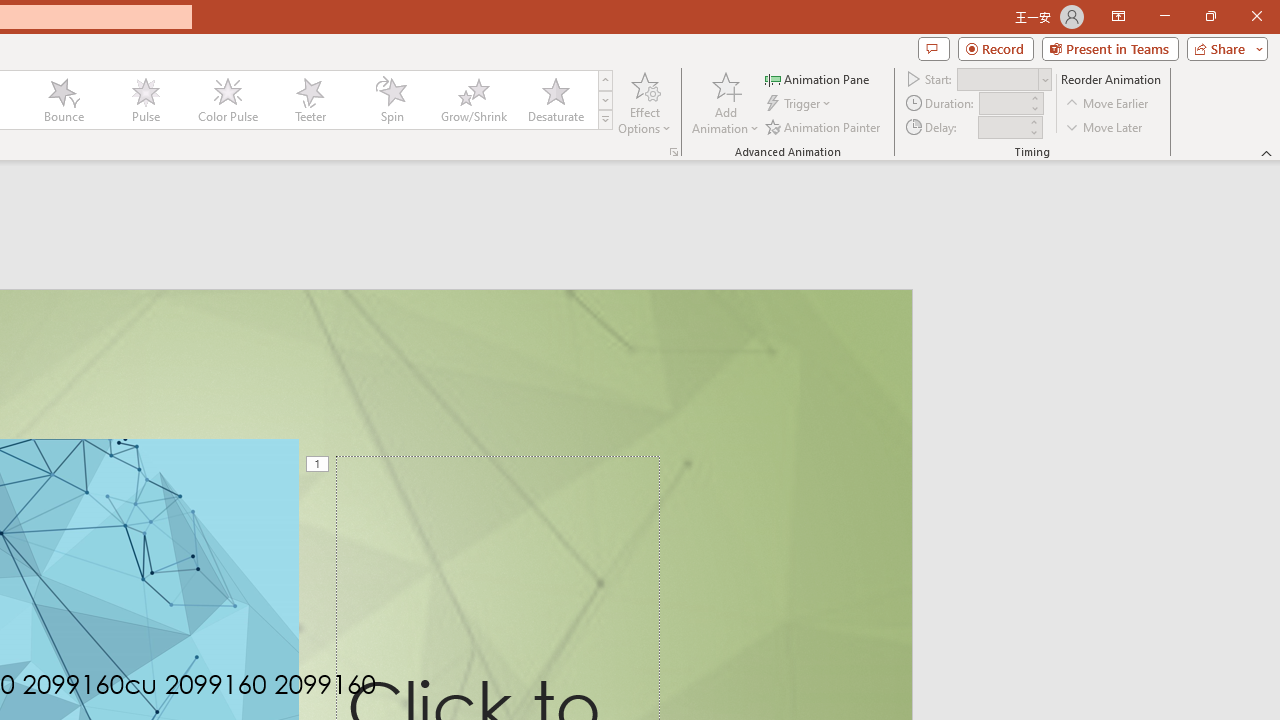 The image size is (1280, 720). I want to click on 'Move Later', so click(1104, 127).